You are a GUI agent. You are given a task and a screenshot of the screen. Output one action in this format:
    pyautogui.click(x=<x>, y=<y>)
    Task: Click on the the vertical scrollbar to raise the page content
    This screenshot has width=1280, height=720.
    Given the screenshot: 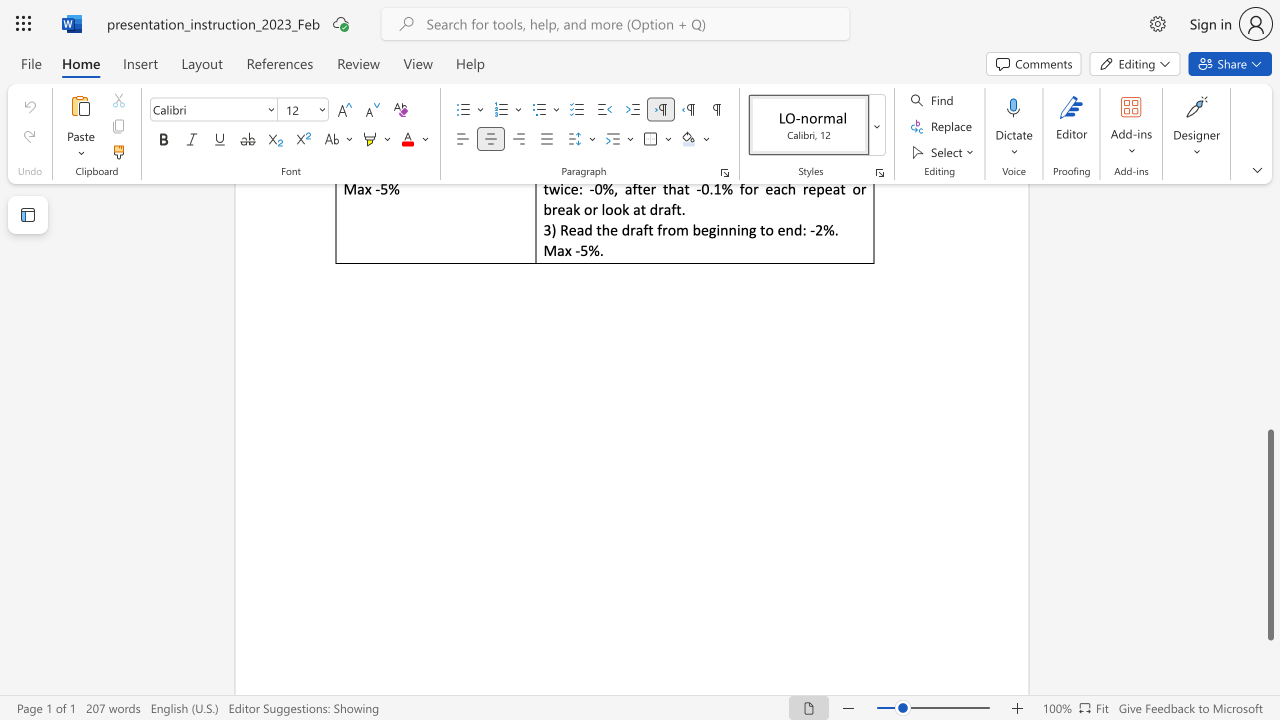 What is the action you would take?
    pyautogui.click(x=1269, y=210)
    